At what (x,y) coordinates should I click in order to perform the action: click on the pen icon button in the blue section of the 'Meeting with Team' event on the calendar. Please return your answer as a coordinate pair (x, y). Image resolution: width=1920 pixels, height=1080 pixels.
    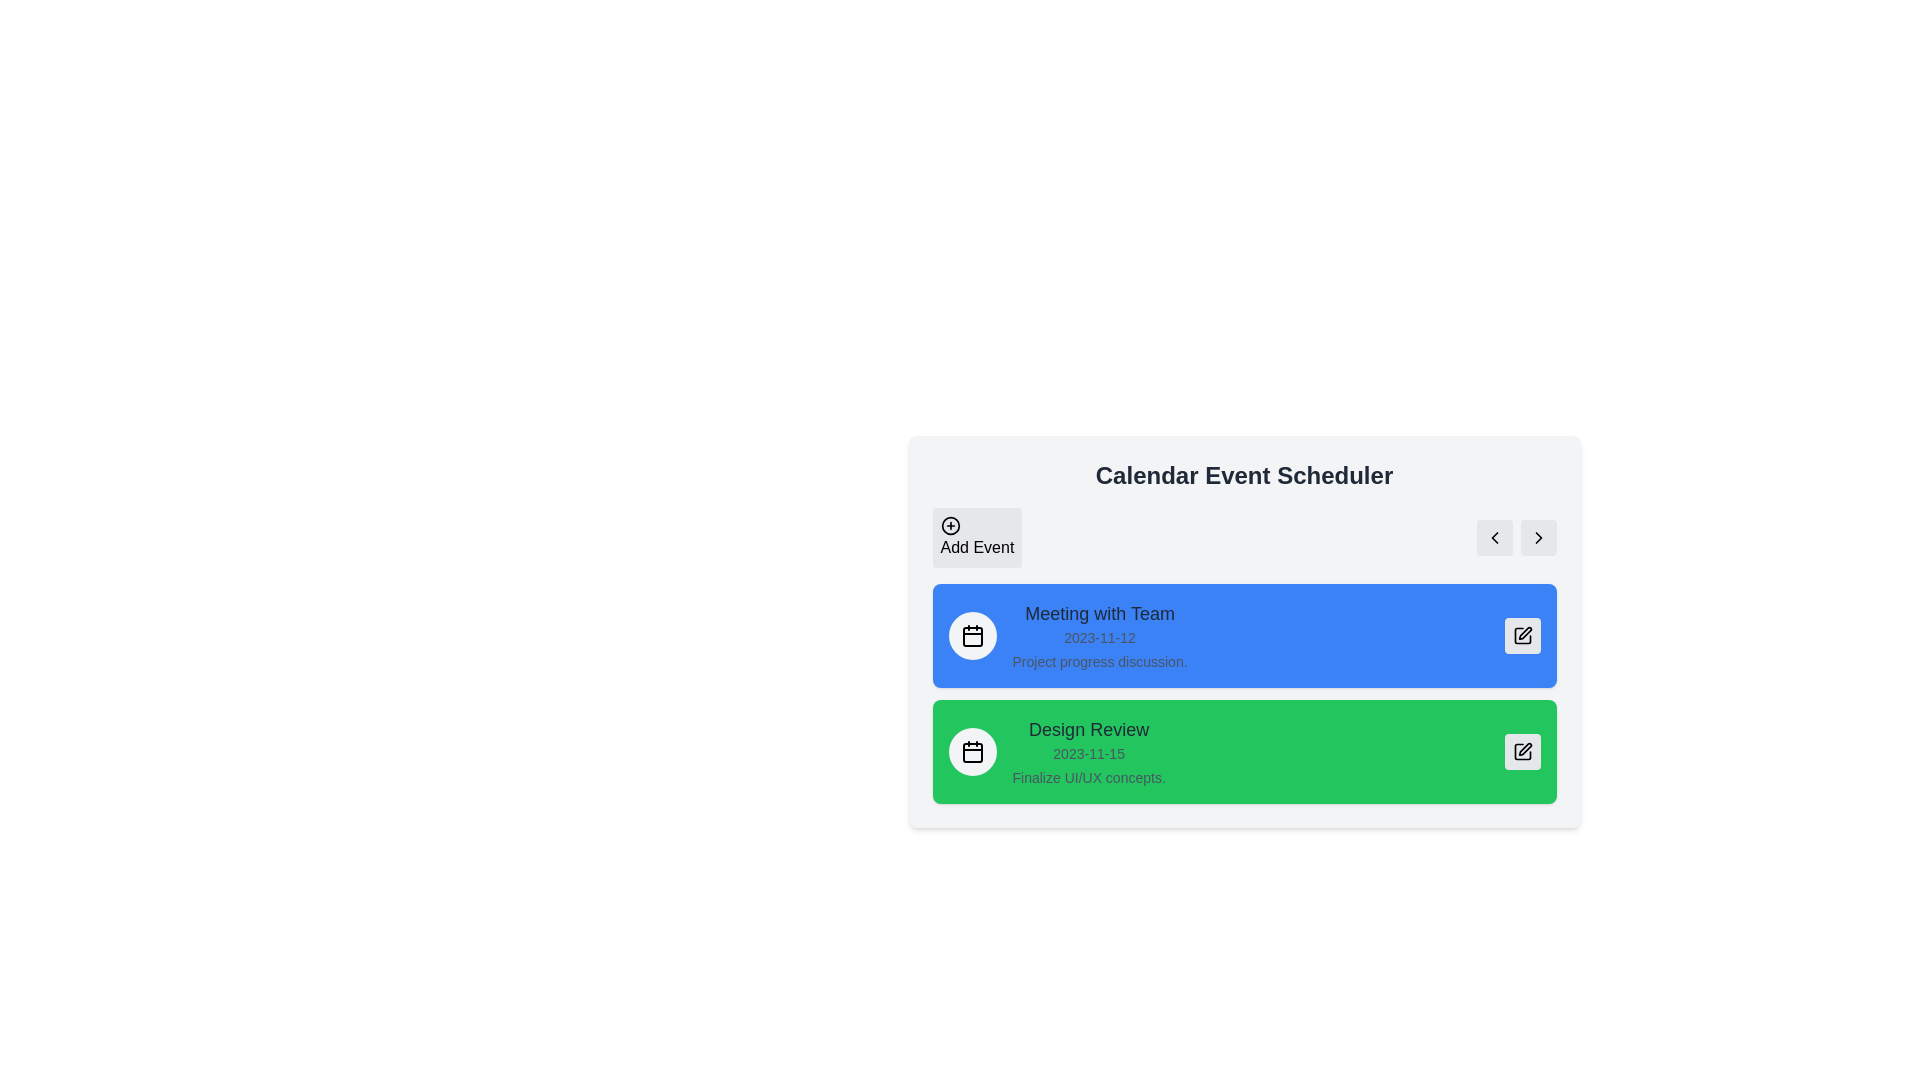
    Looking at the image, I should click on (1524, 633).